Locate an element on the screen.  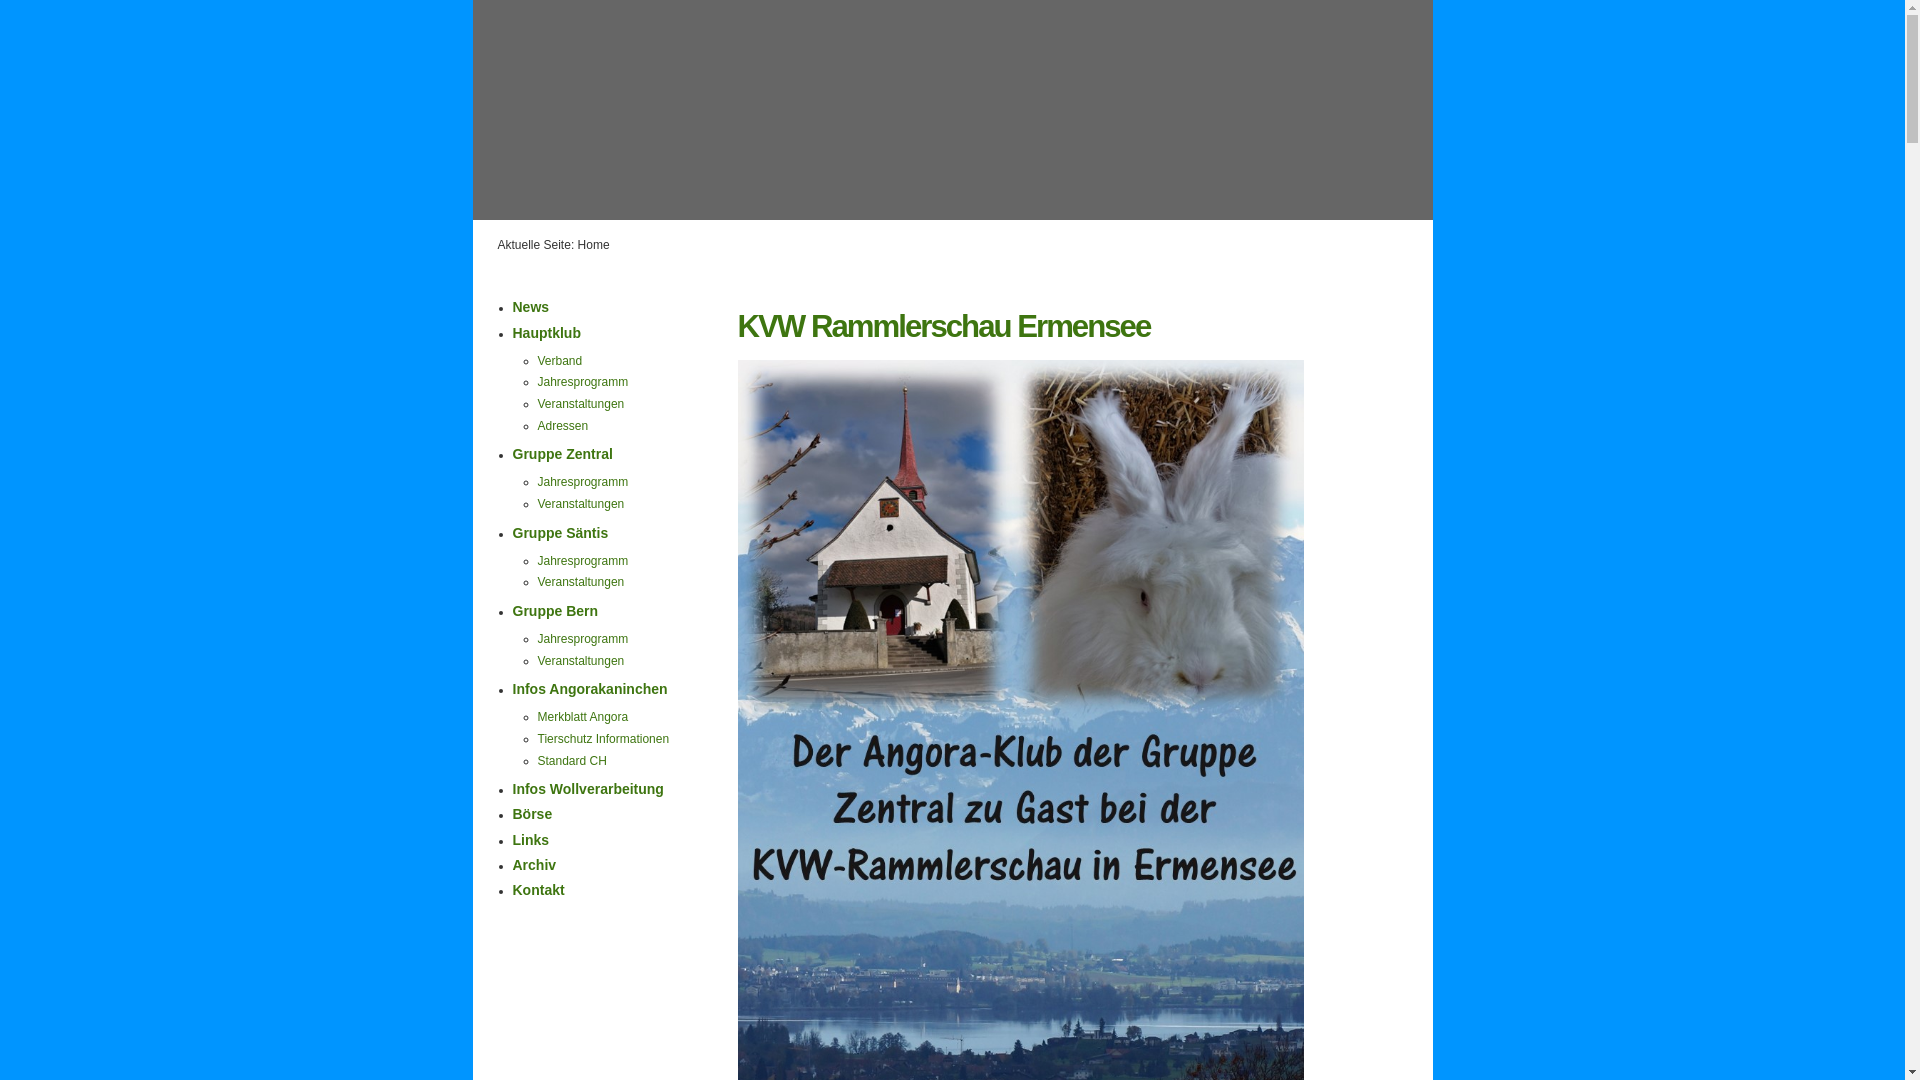
'KVW Rammlerschau Ermensee' is located at coordinates (943, 325).